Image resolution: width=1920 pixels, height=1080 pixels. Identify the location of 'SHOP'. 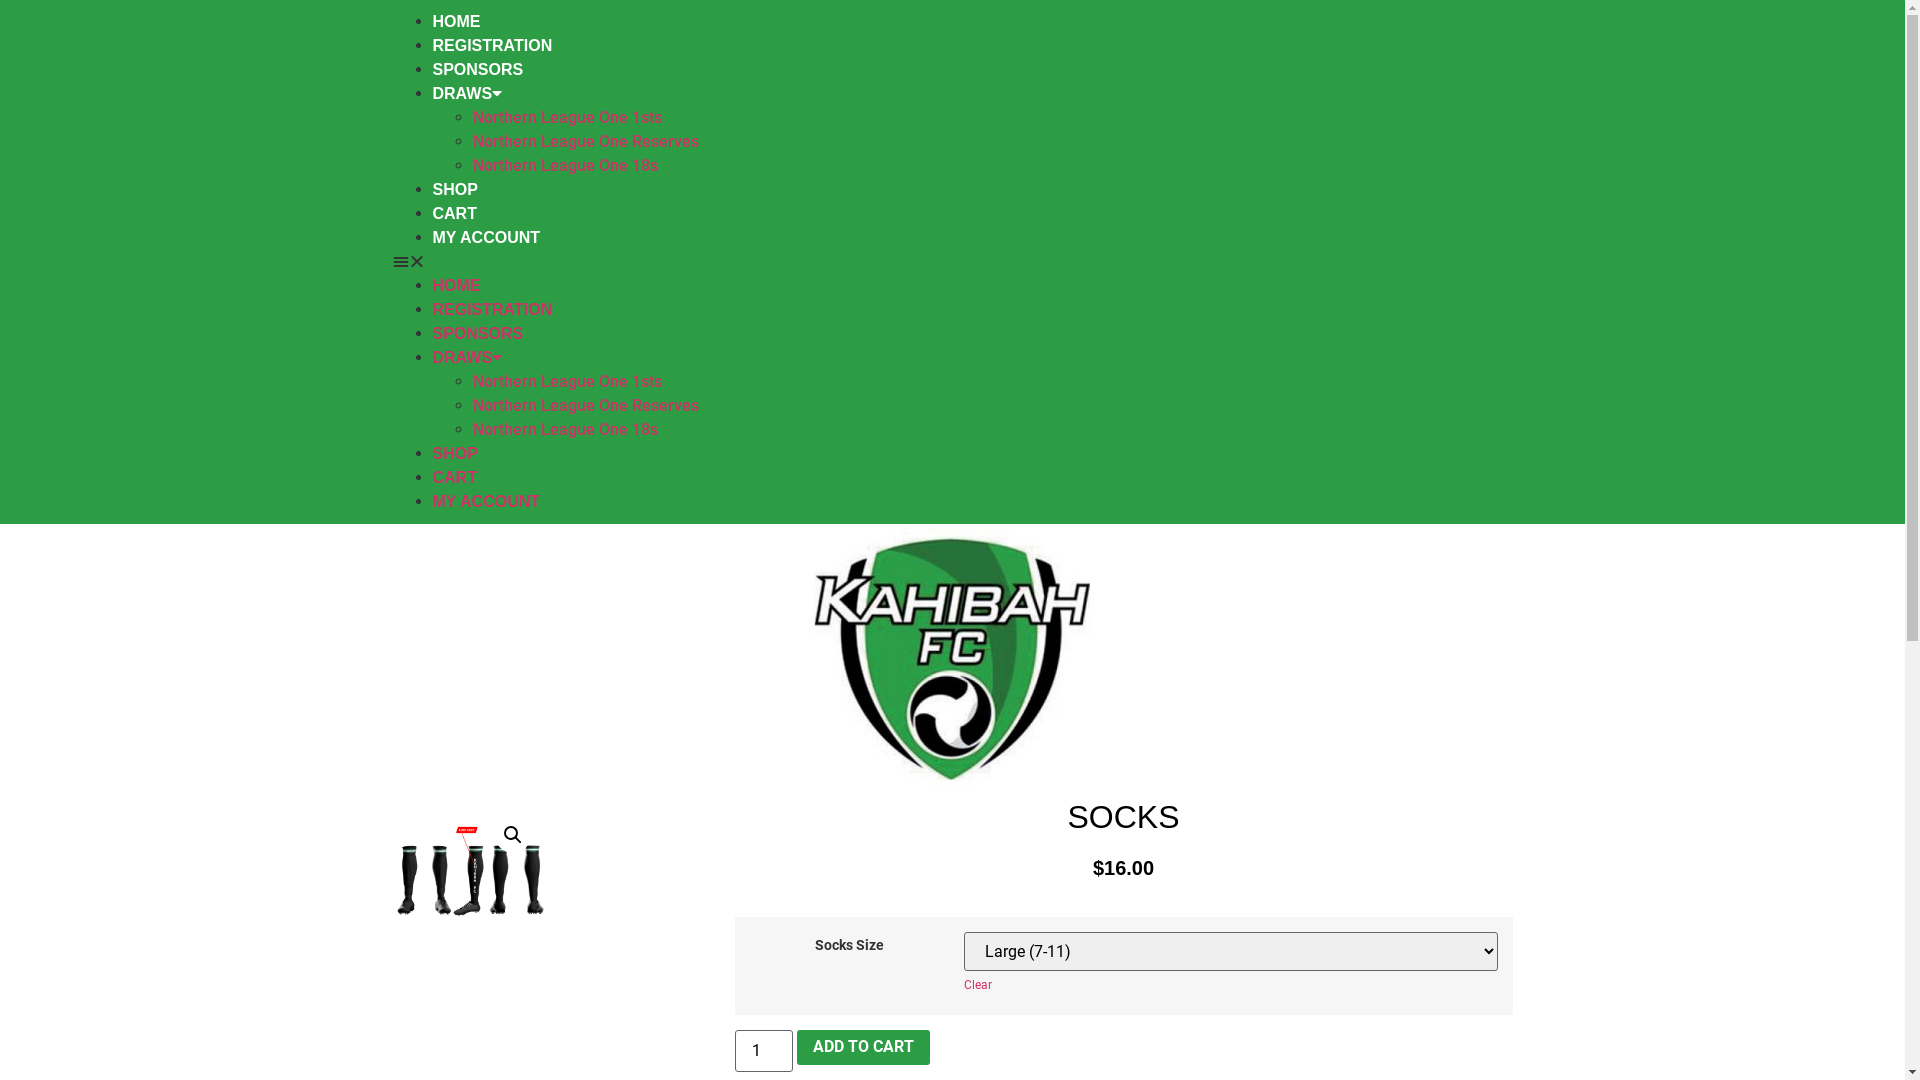
(453, 189).